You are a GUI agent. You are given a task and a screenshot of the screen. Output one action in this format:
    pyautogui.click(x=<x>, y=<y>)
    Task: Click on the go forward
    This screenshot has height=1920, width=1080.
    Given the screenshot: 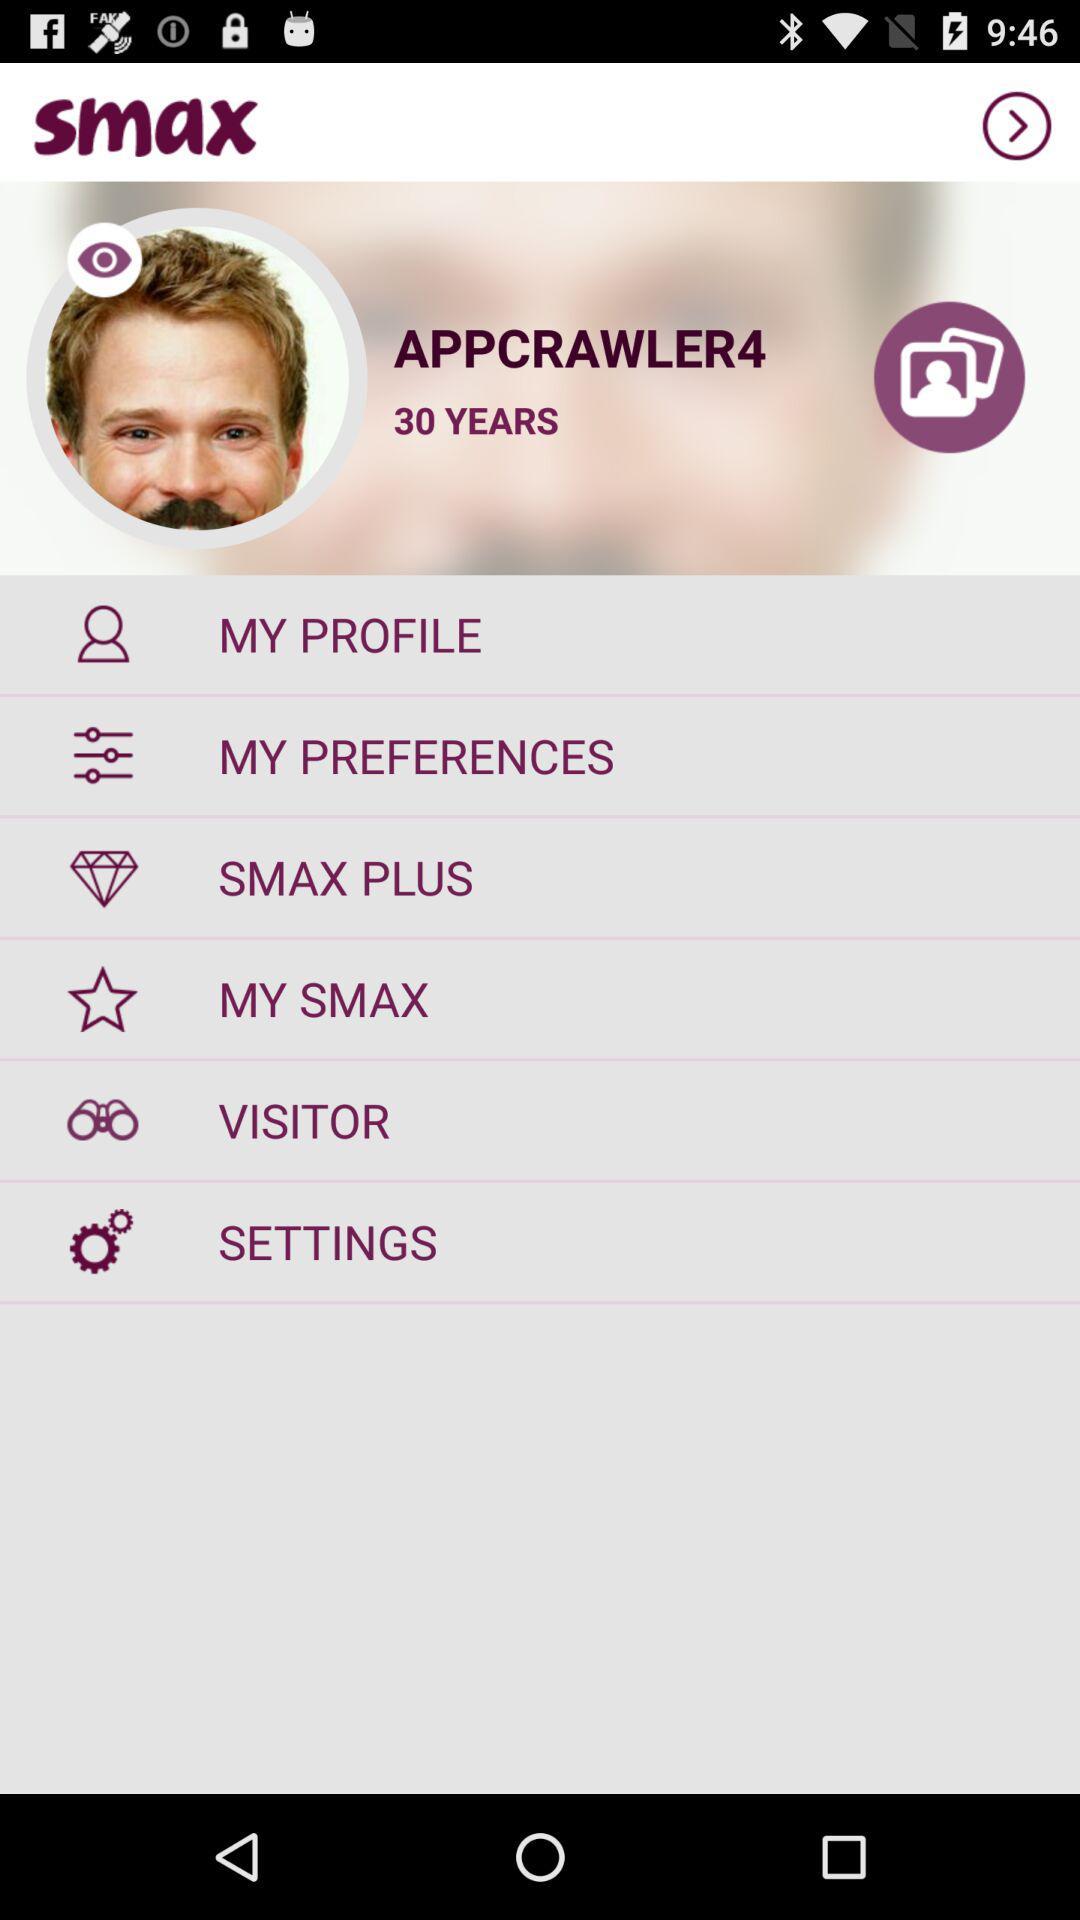 What is the action you would take?
    pyautogui.click(x=1017, y=124)
    